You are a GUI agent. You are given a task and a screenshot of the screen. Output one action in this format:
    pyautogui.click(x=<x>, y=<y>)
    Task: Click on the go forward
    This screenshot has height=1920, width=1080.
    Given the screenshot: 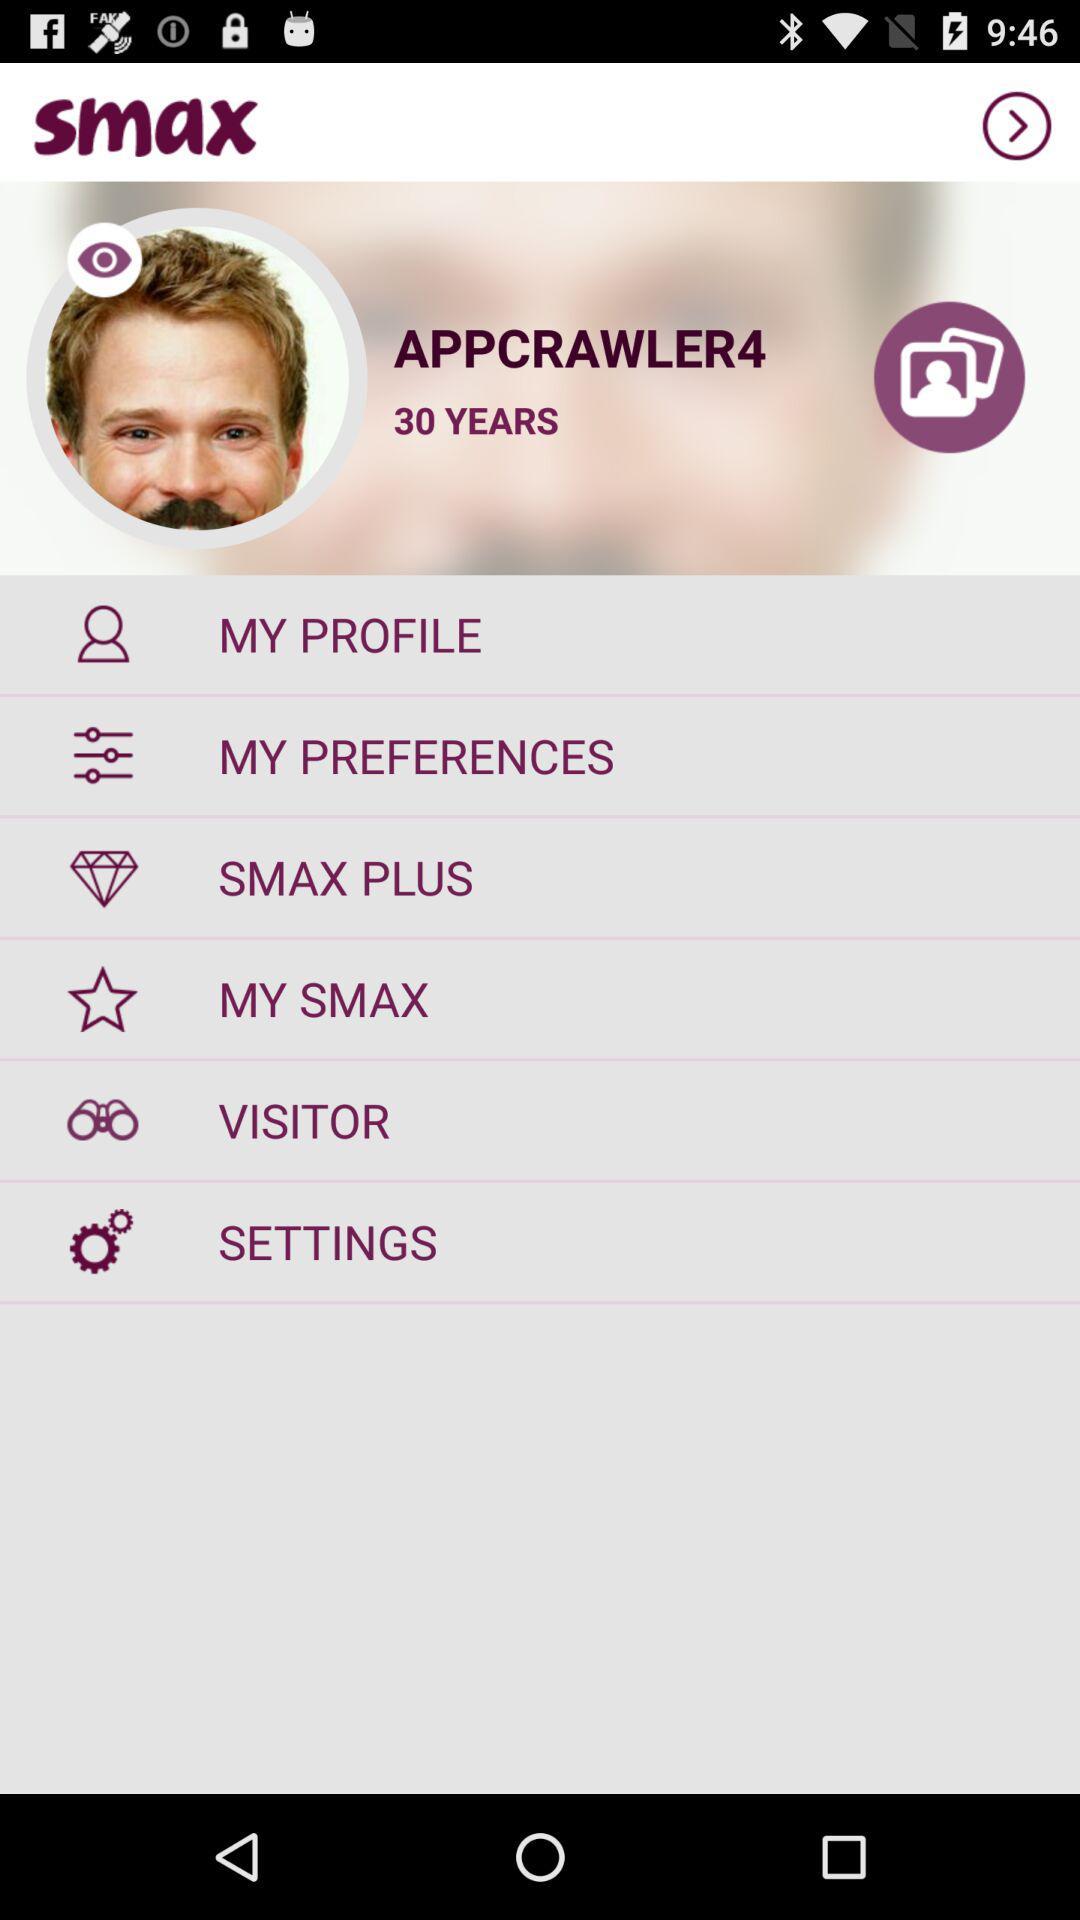 What is the action you would take?
    pyautogui.click(x=1017, y=124)
    